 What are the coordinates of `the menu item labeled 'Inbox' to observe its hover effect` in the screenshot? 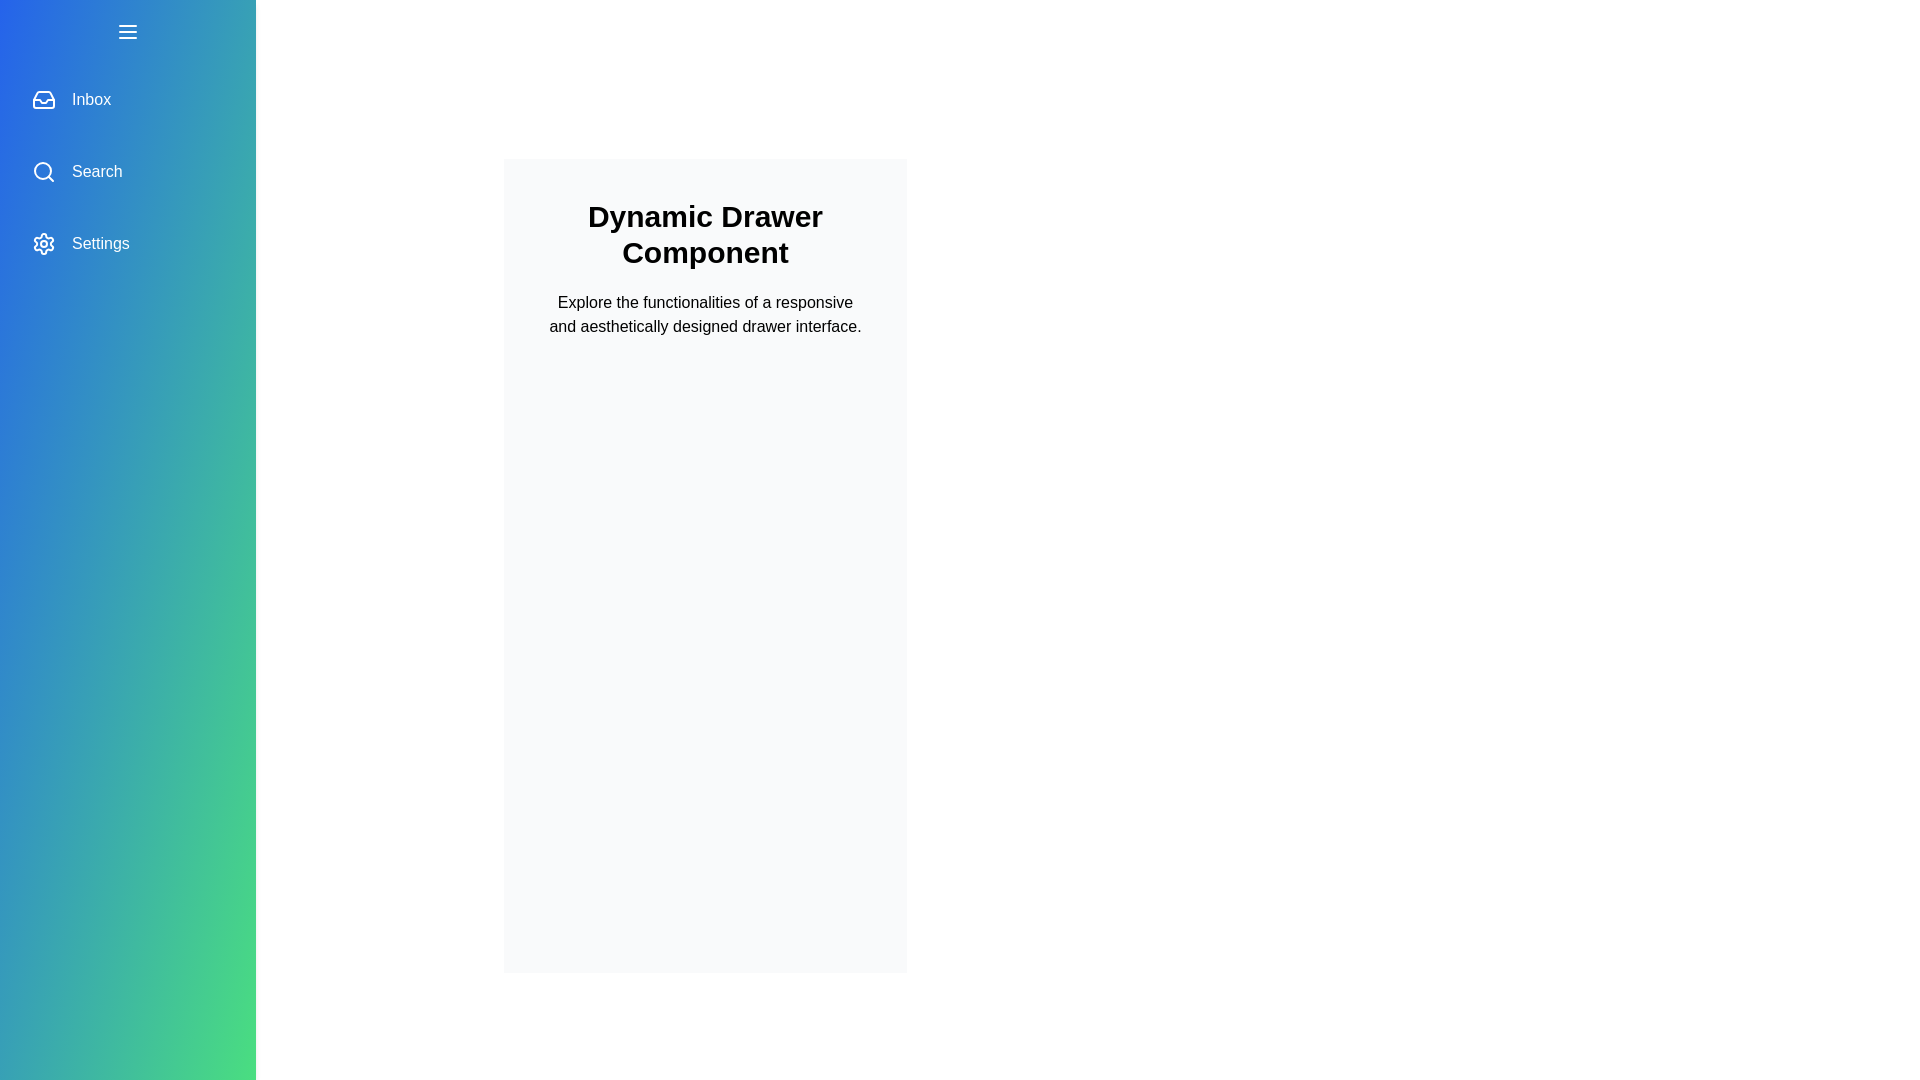 It's located at (127, 100).